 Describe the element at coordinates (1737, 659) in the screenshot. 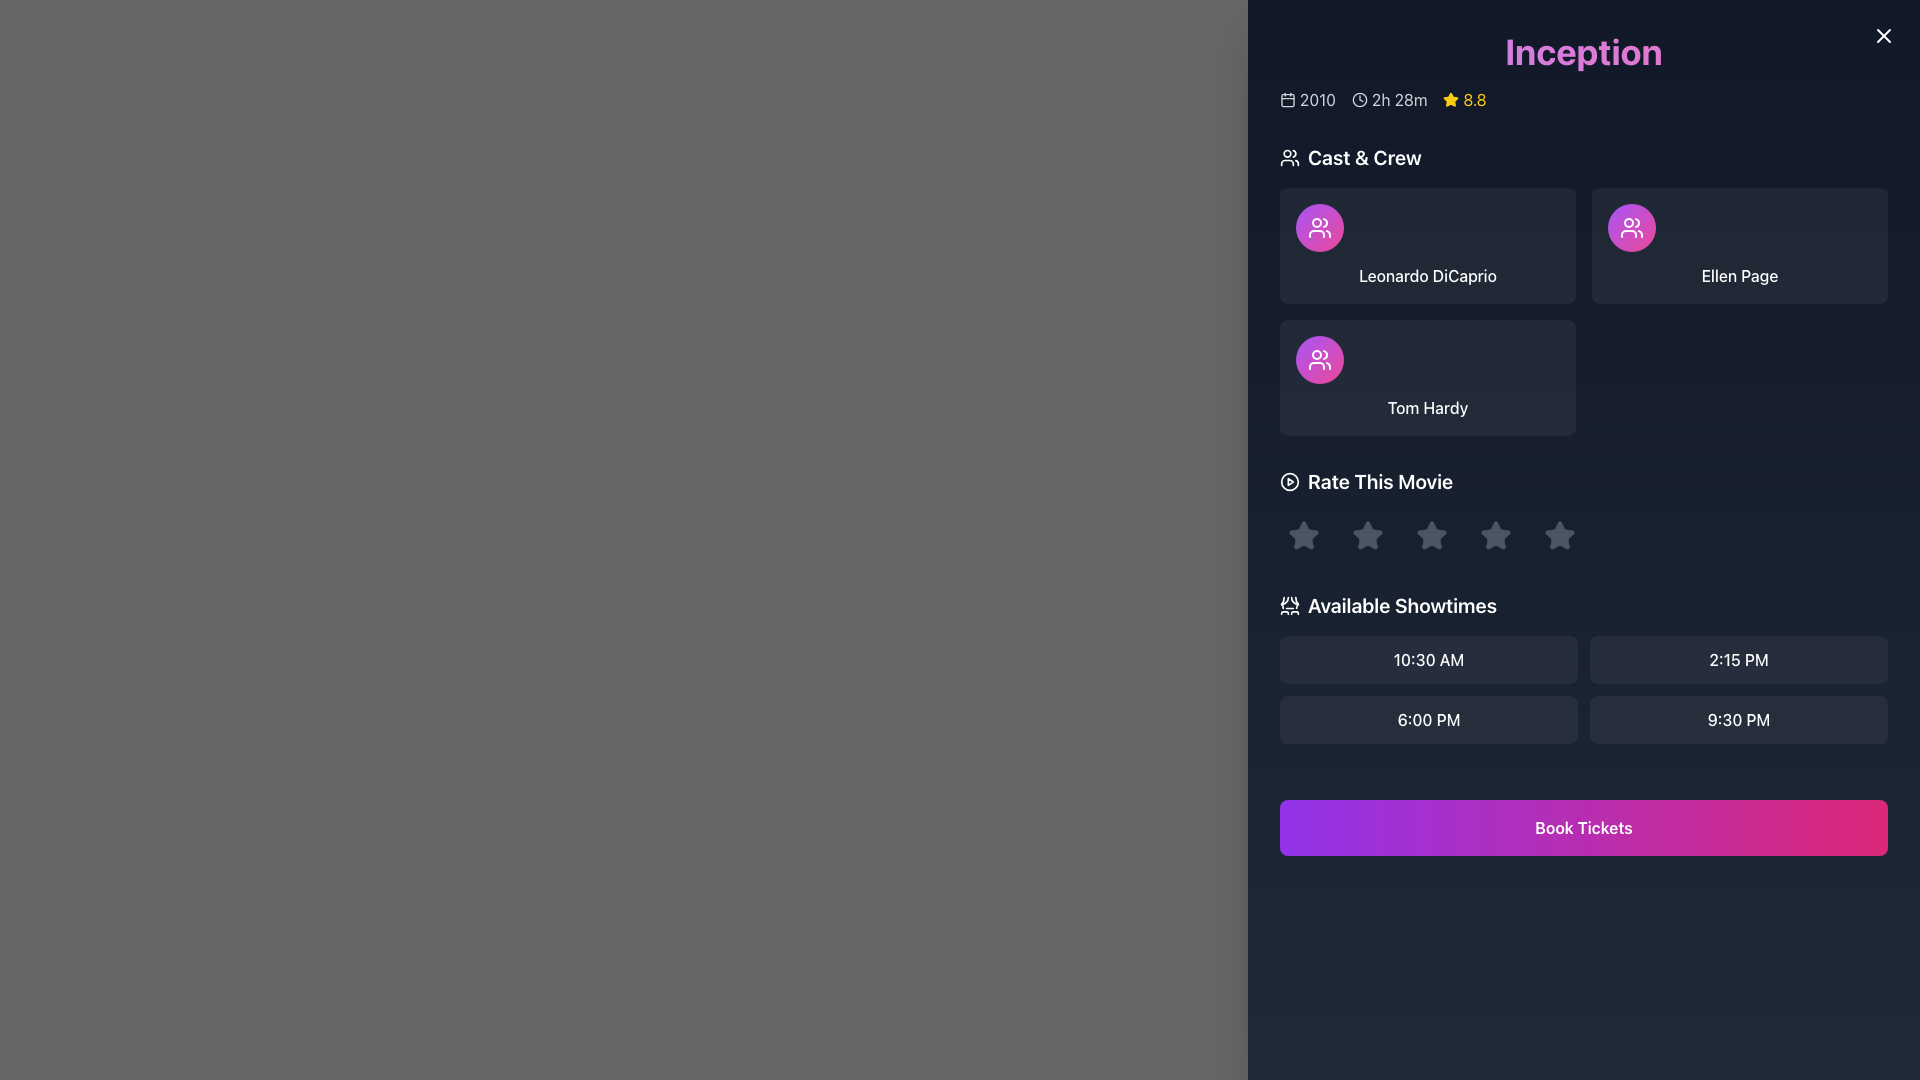

I see `the time button displaying '2:15 PM', which is located in the first row and second column of the grid layout` at that location.